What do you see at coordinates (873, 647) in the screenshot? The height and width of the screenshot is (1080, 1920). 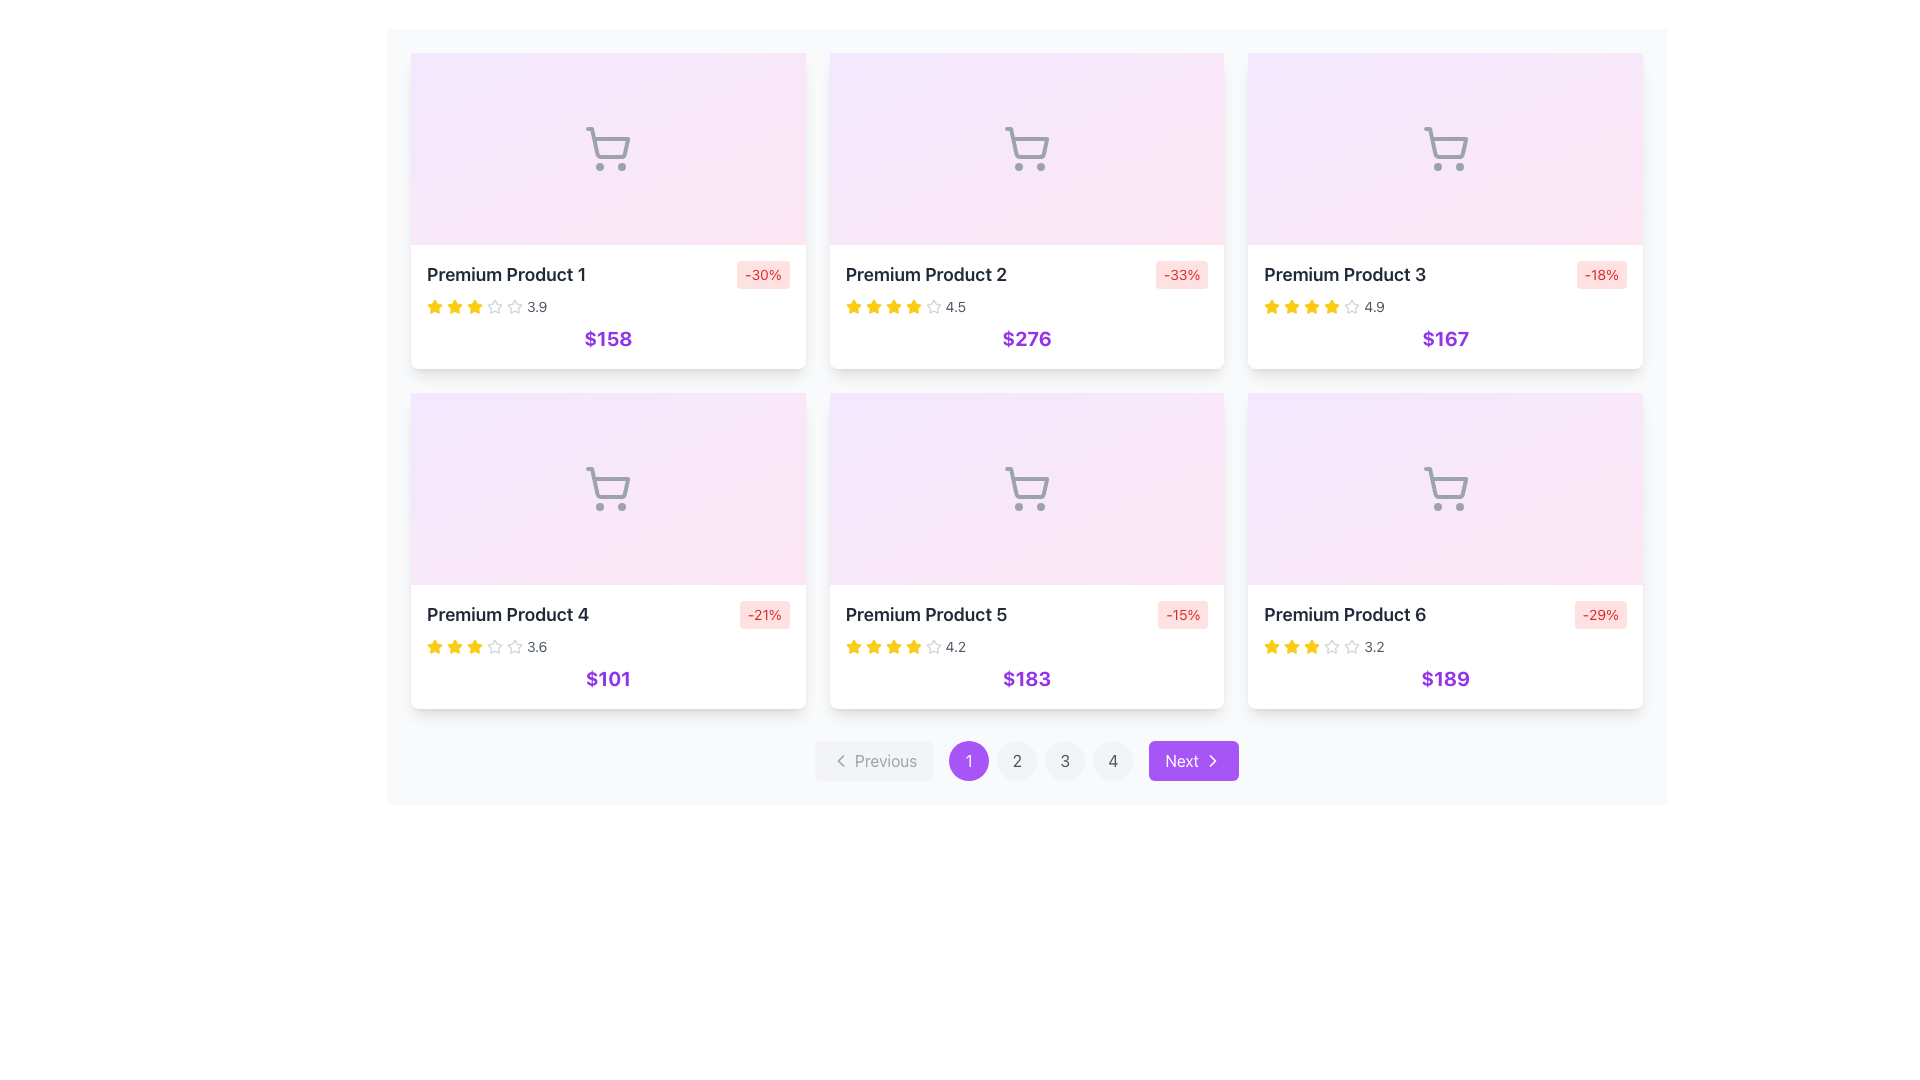 I see `the third star icon in the rating system of the Premium Product 5 card if it is interactive` at bounding box center [873, 647].